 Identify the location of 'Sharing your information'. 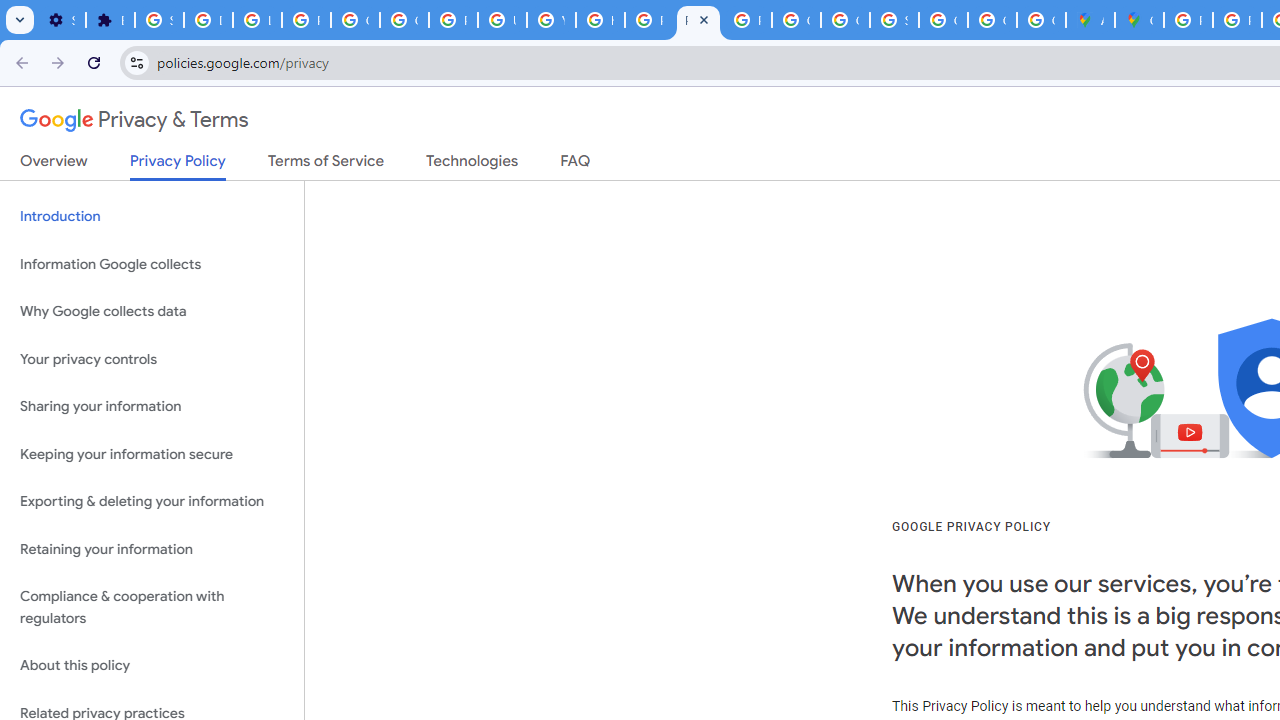
(151, 406).